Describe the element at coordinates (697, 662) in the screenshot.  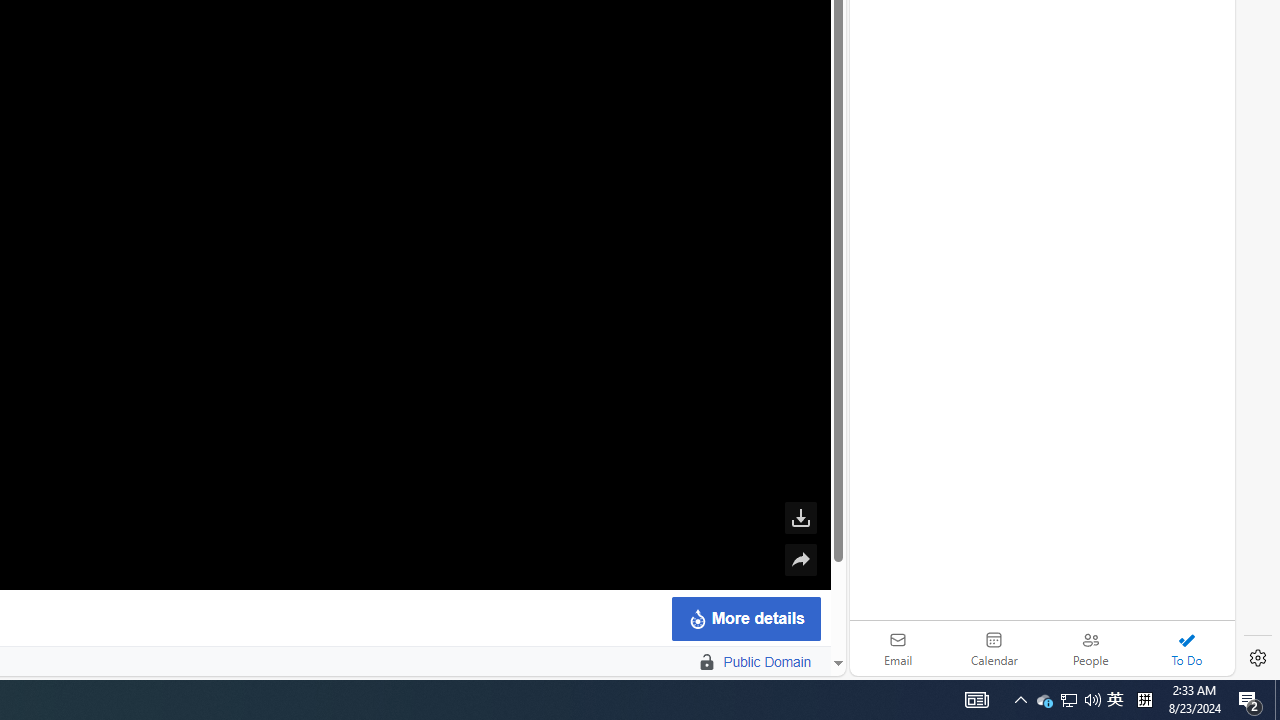
I see `'  Public Domain'` at that location.